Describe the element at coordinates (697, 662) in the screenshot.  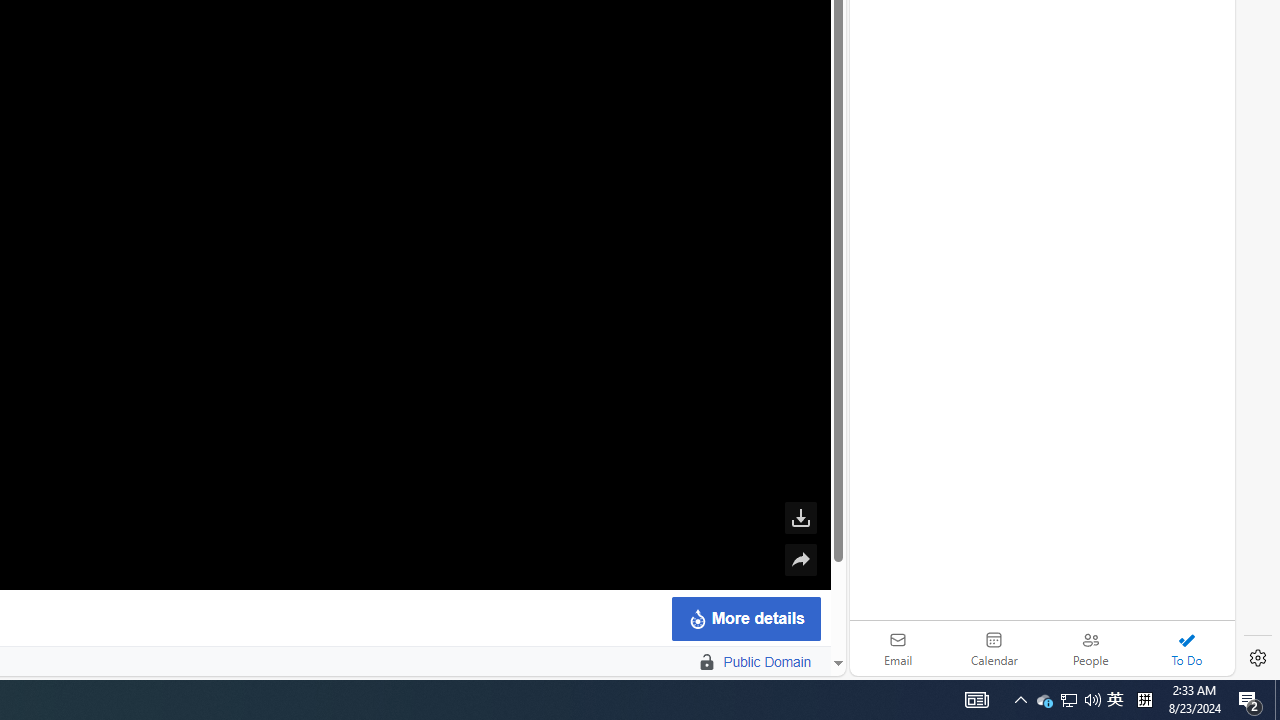
I see `'  Public Domain'` at that location.